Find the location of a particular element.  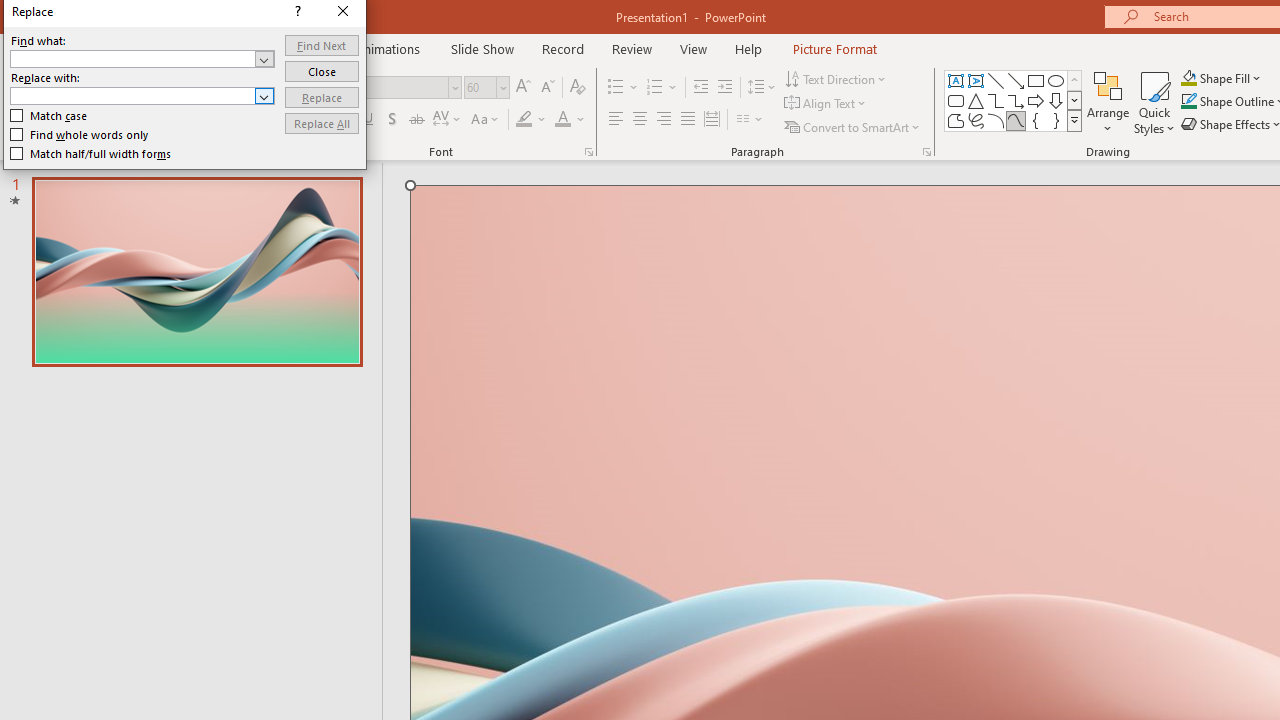

'Align Left' is located at coordinates (615, 119).